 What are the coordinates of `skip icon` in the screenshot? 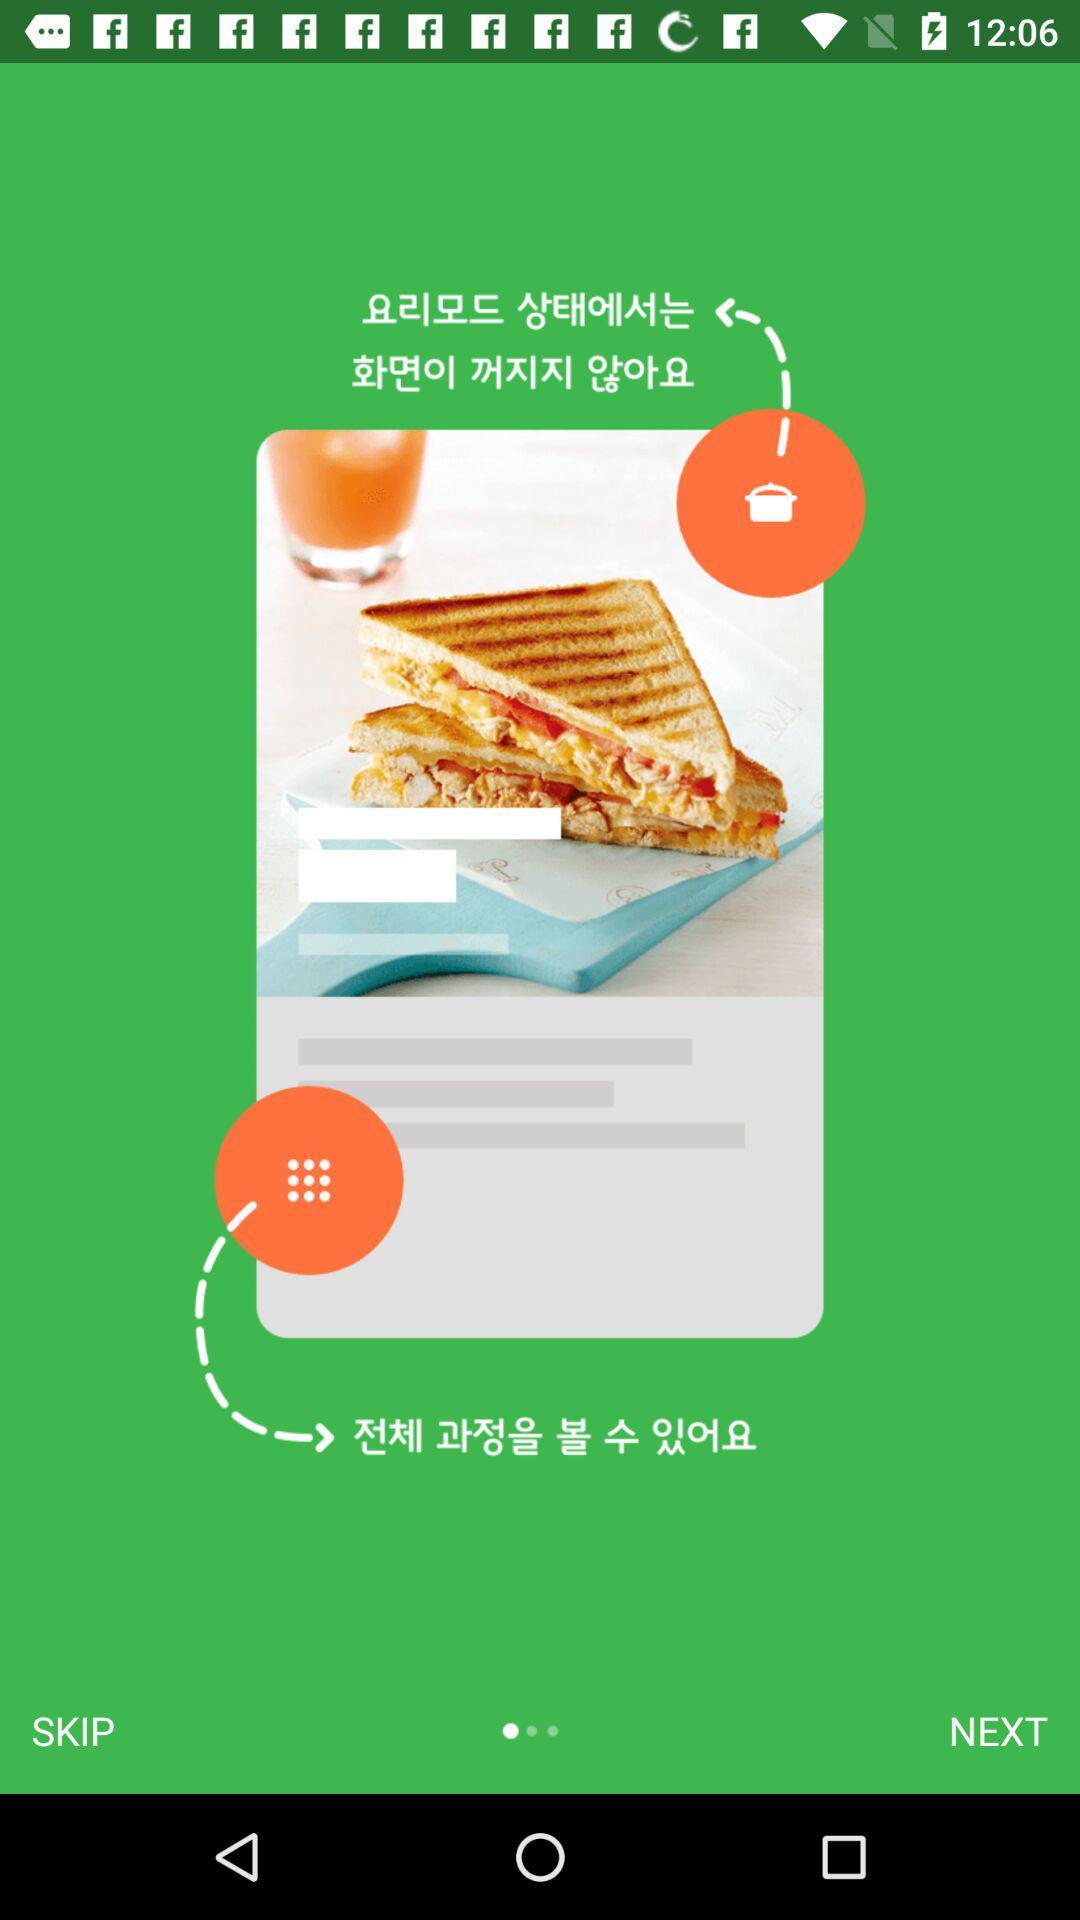 It's located at (72, 1730).